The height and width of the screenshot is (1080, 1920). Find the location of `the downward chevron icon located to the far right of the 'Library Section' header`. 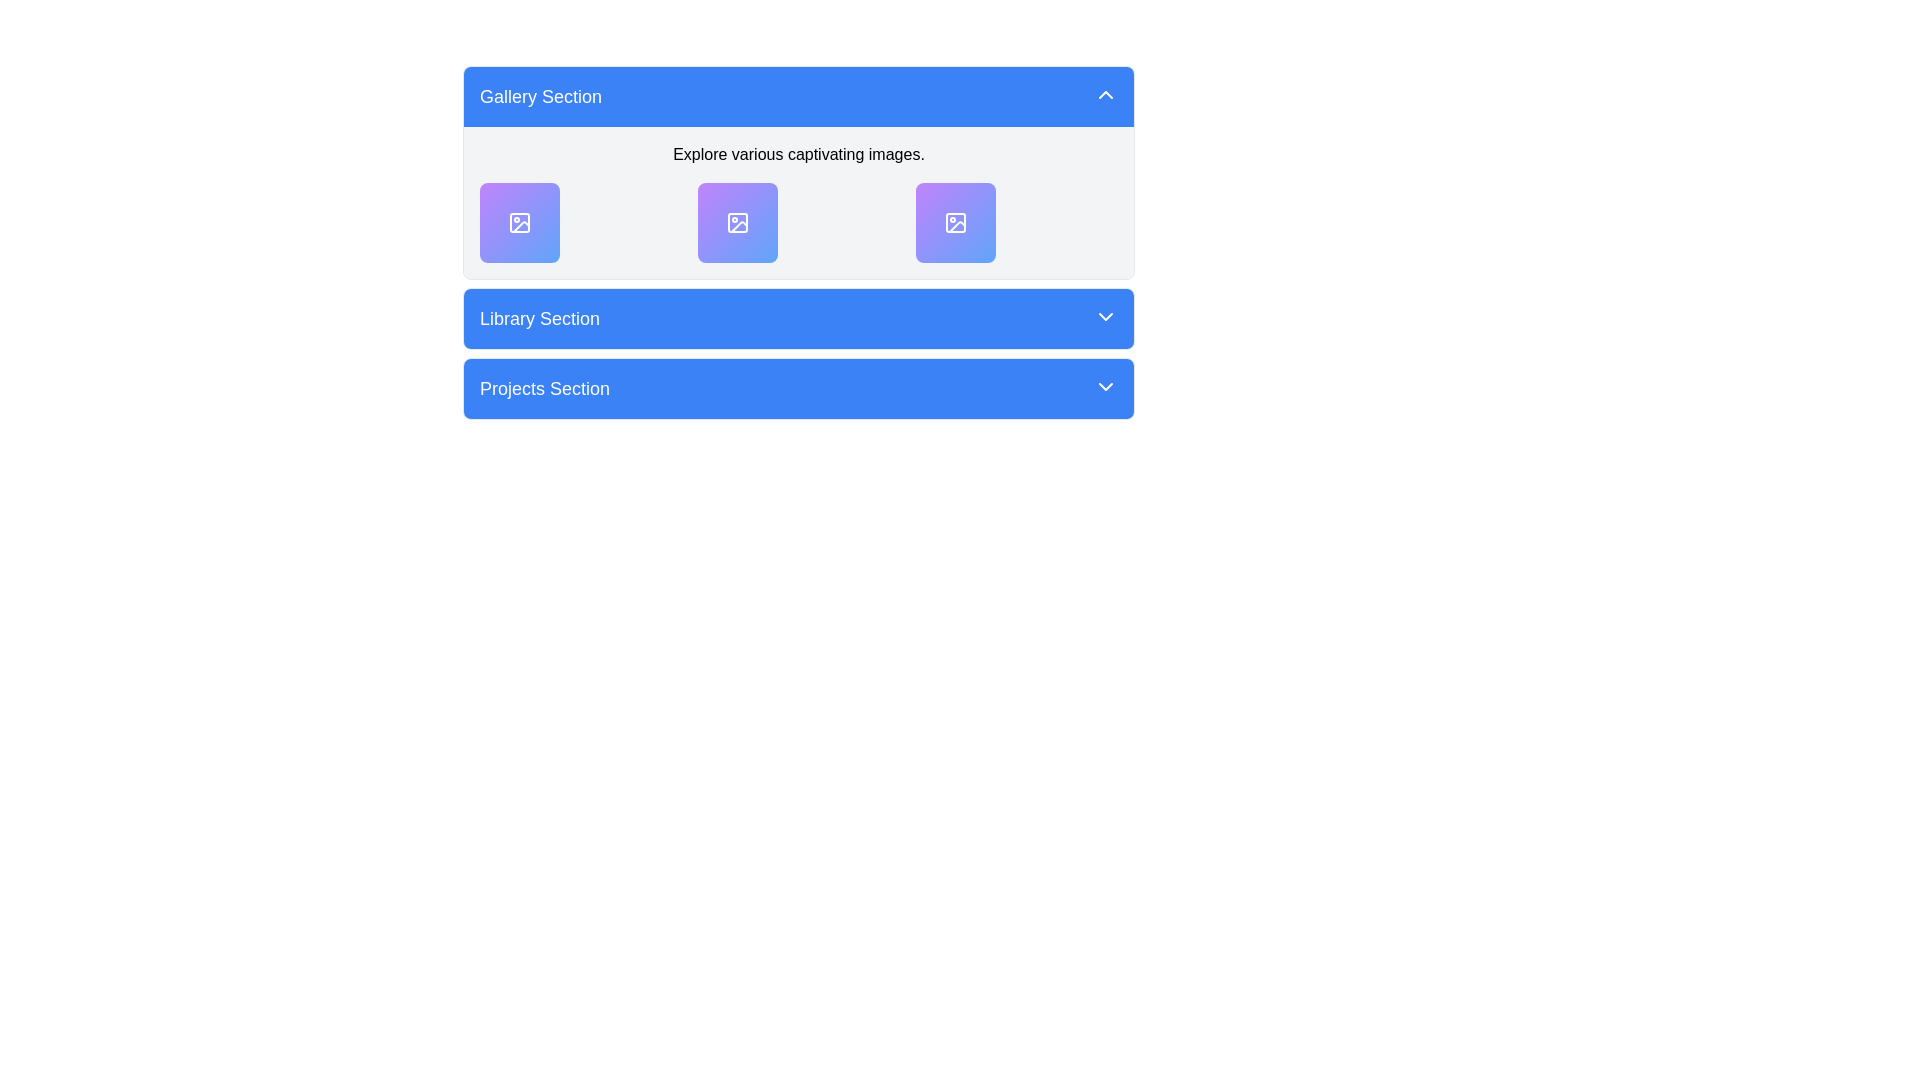

the downward chevron icon located to the far right of the 'Library Section' header is located at coordinates (1104, 315).